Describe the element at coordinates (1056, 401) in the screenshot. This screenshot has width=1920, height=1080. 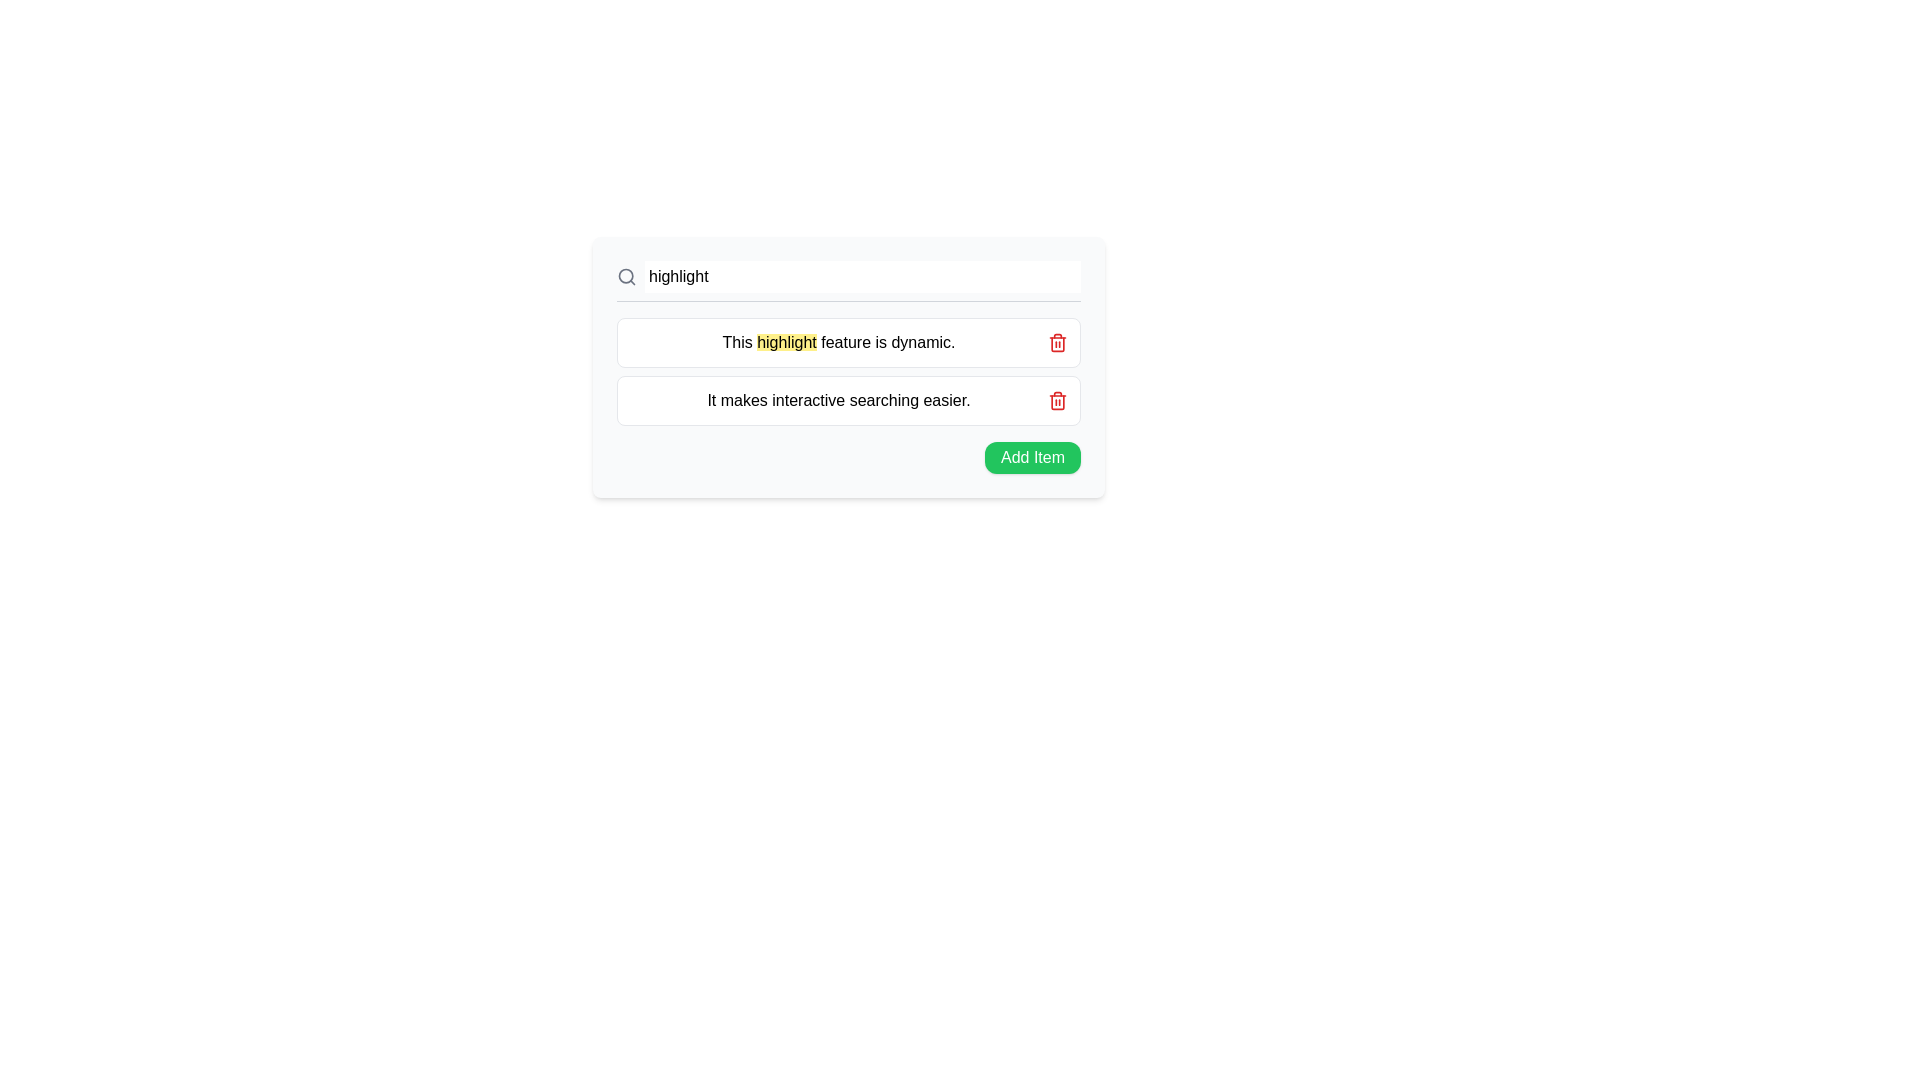
I see `the Icon button located to the right of the text 'It makes interactive searching easier.'` at that location.